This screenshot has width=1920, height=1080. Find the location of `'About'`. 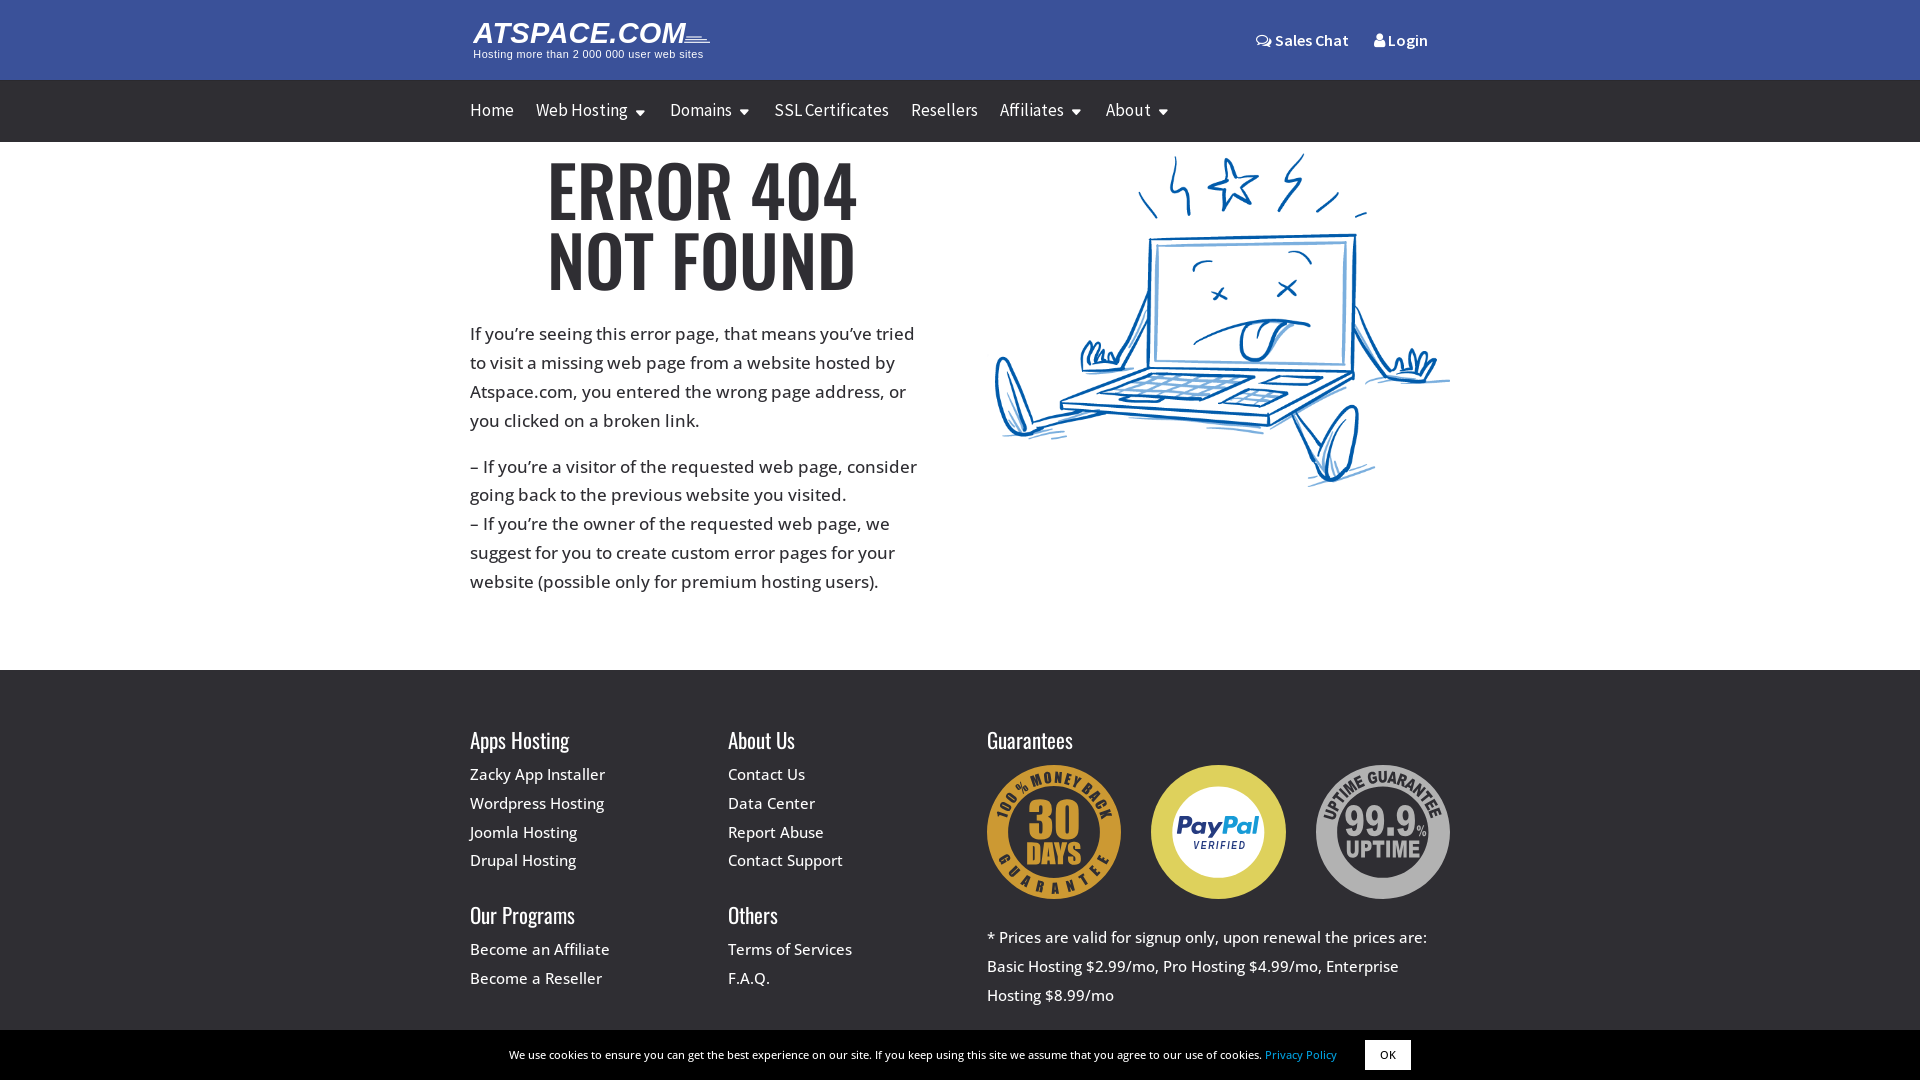

'About' is located at coordinates (1138, 122).